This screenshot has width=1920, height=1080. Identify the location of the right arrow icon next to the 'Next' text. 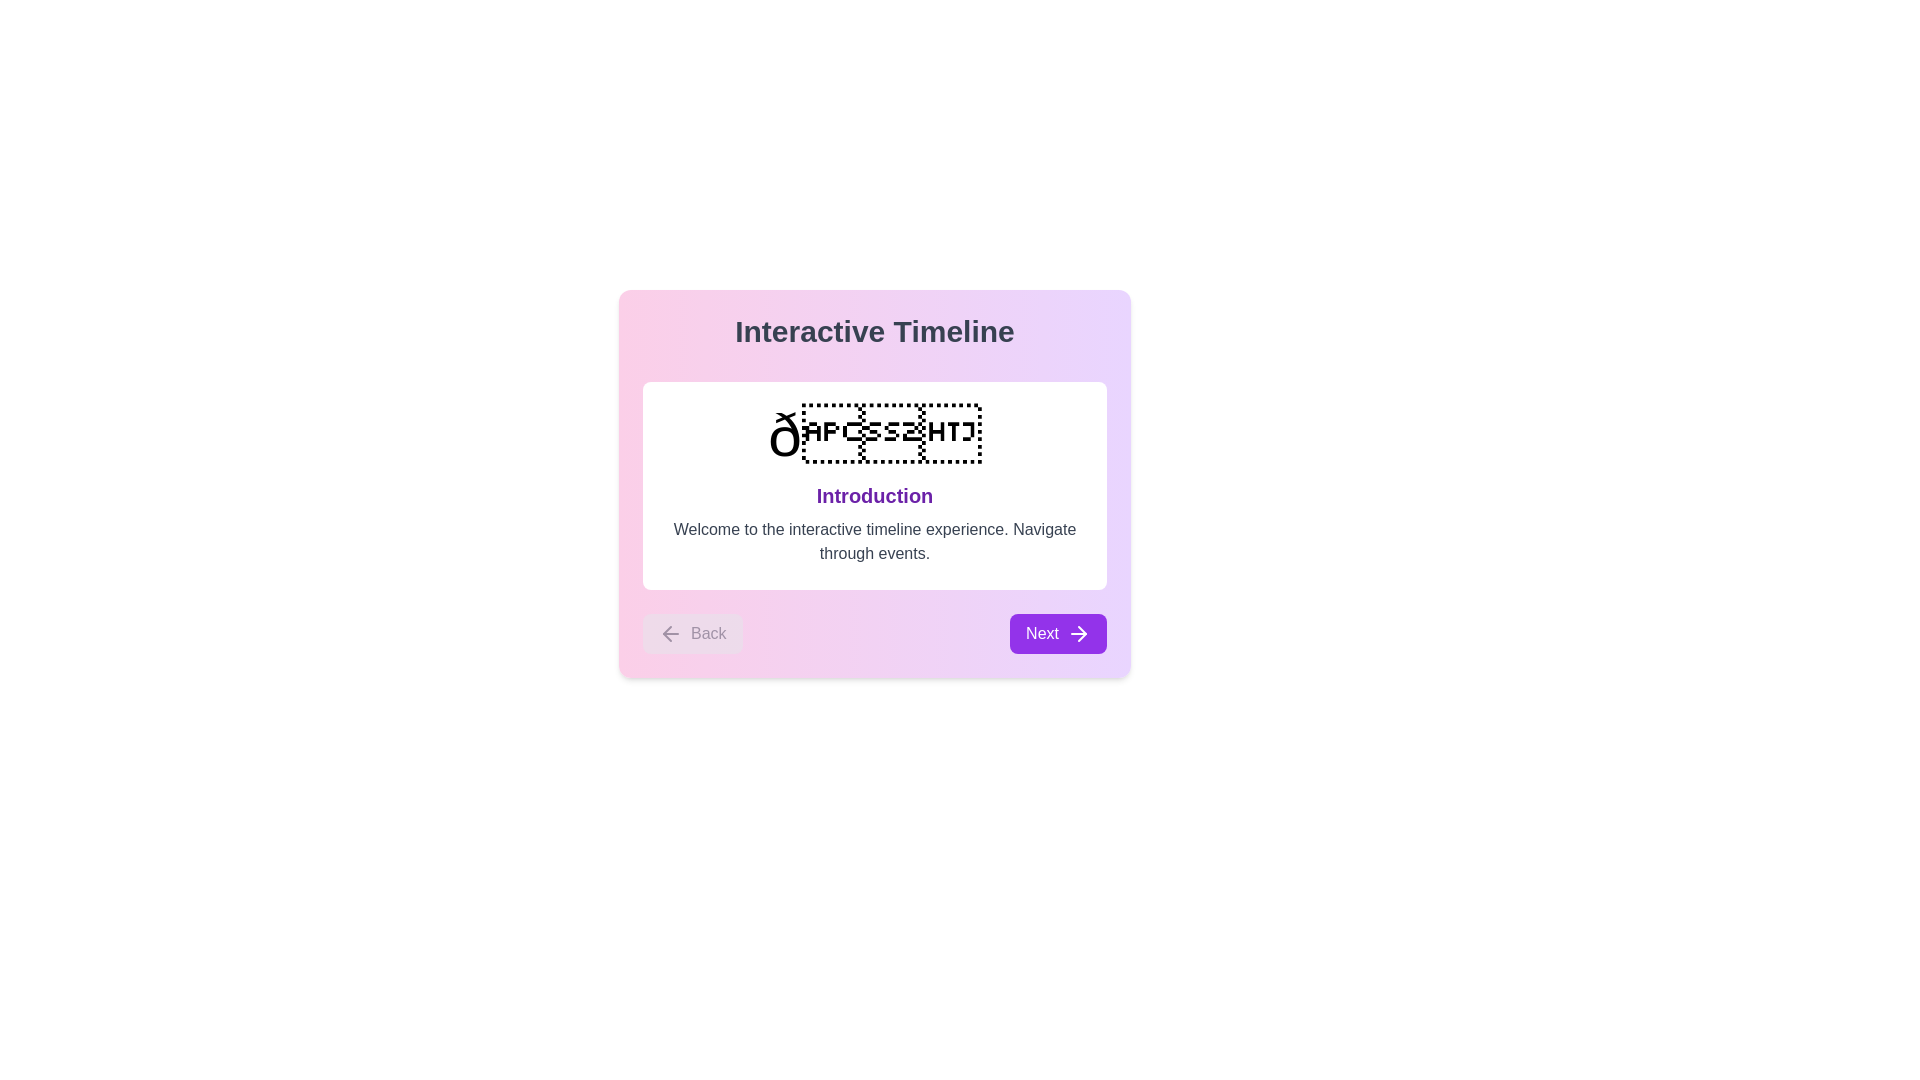
(1078, 633).